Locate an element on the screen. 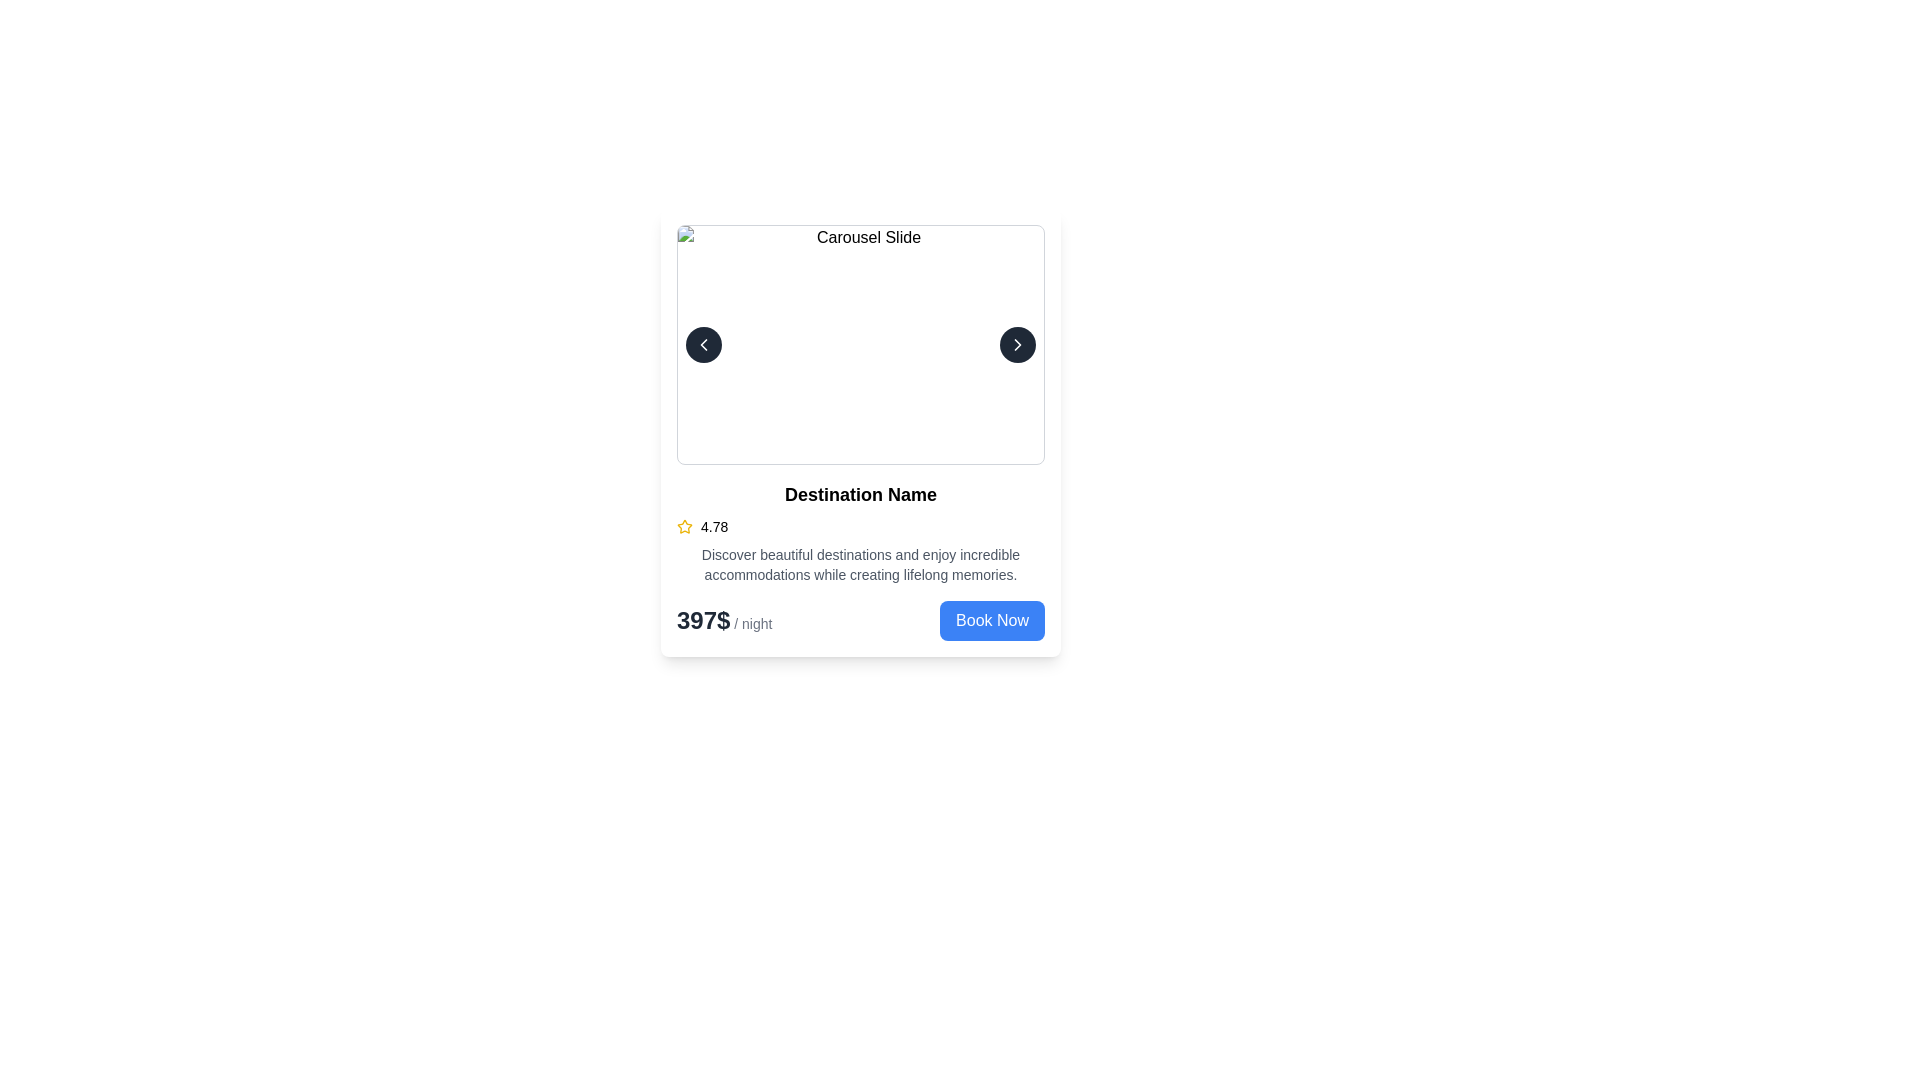 Image resolution: width=1920 pixels, height=1080 pixels. displayed price text '397$ / night' from the Text Label located in the bottom-left corner of the card, preceding the 'Book Now' button is located at coordinates (723, 620).